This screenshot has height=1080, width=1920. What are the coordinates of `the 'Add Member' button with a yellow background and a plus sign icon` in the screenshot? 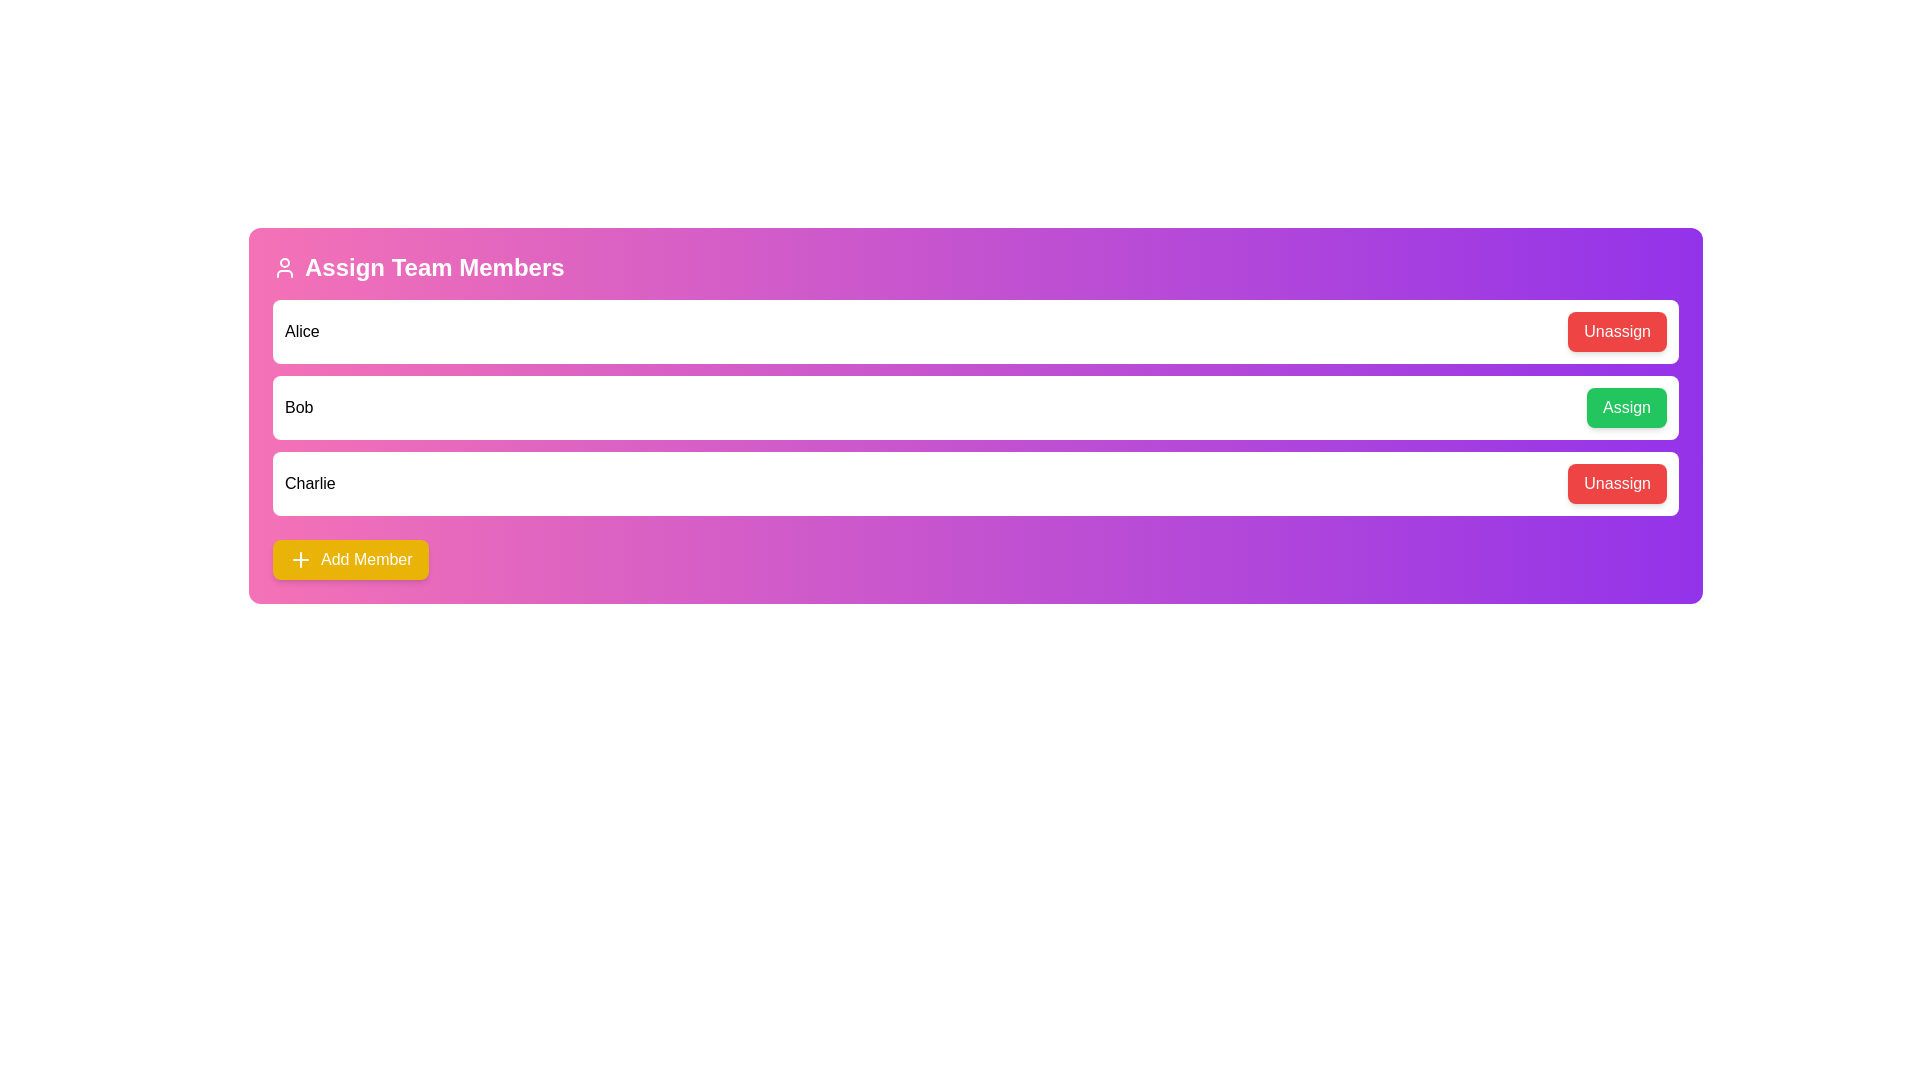 It's located at (350, 559).